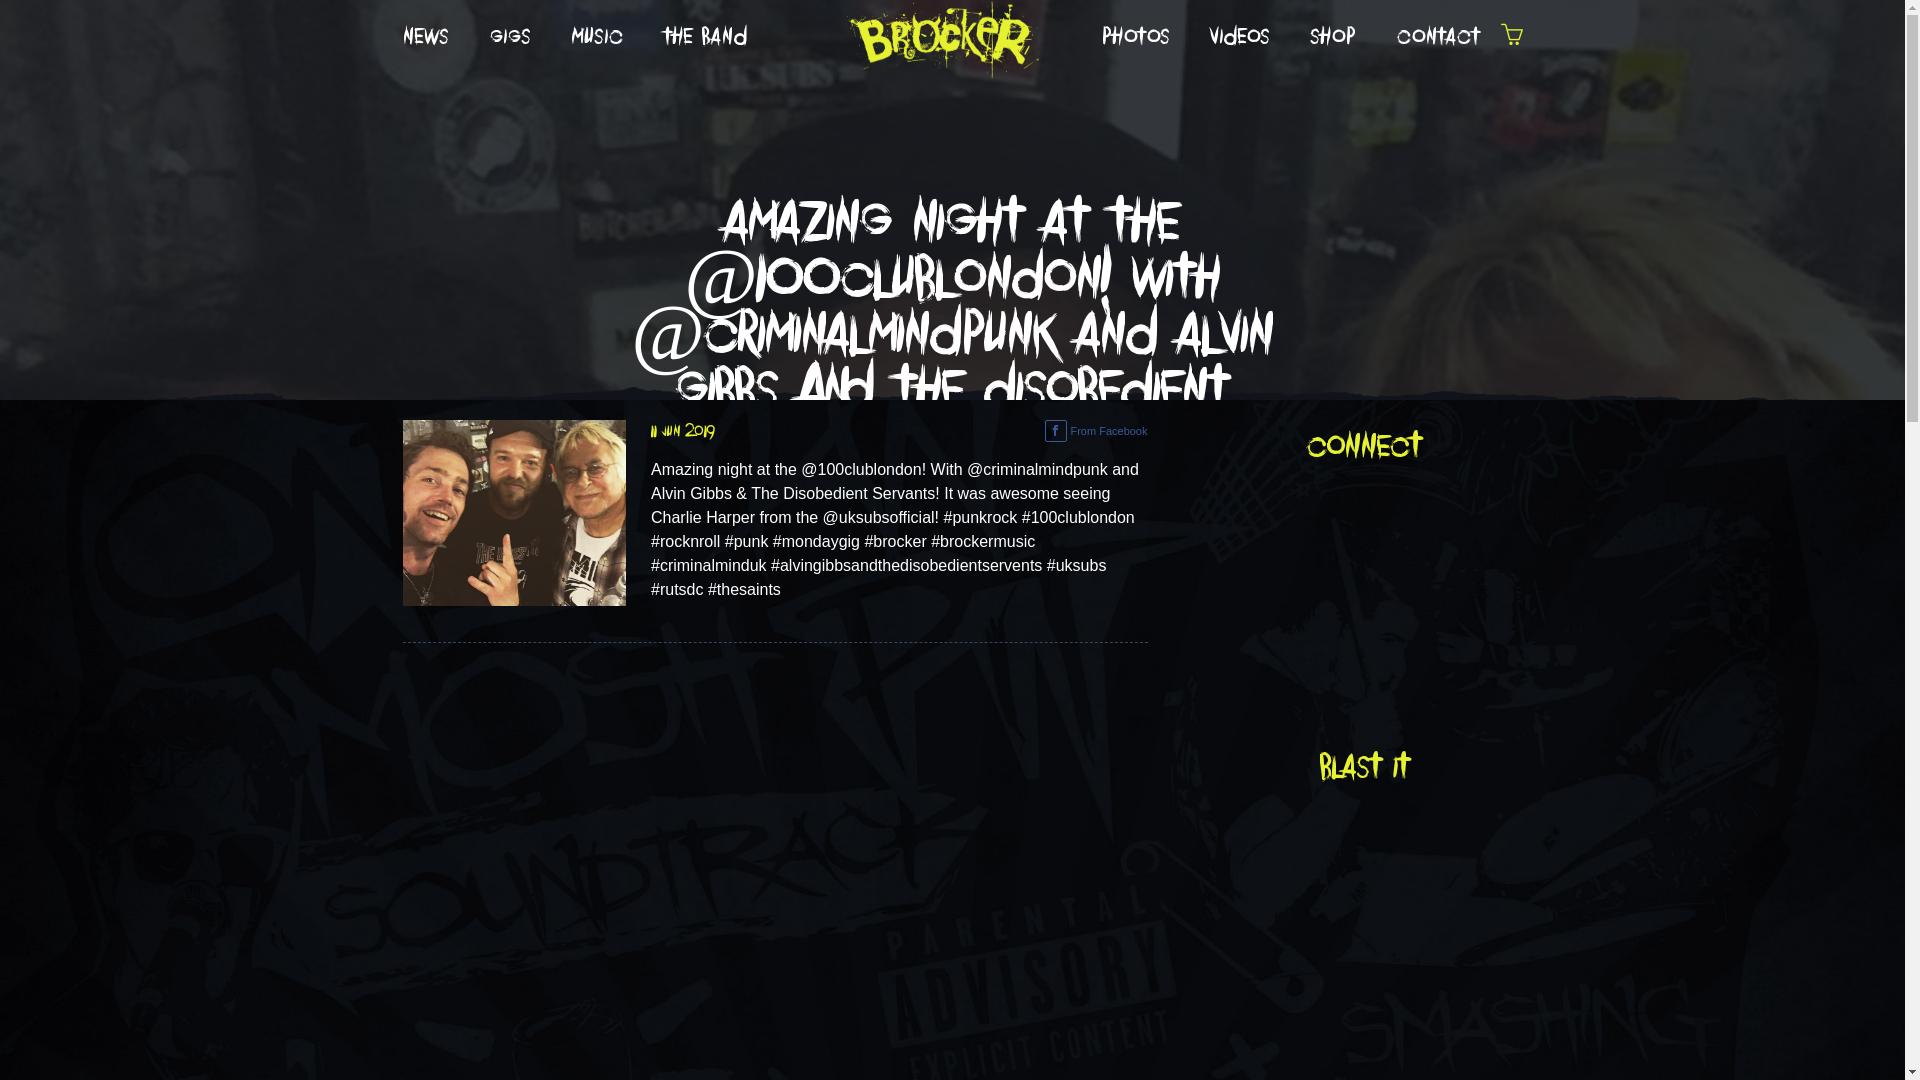 The height and width of the screenshot is (1080, 1920). I want to click on 'music', so click(597, 37).